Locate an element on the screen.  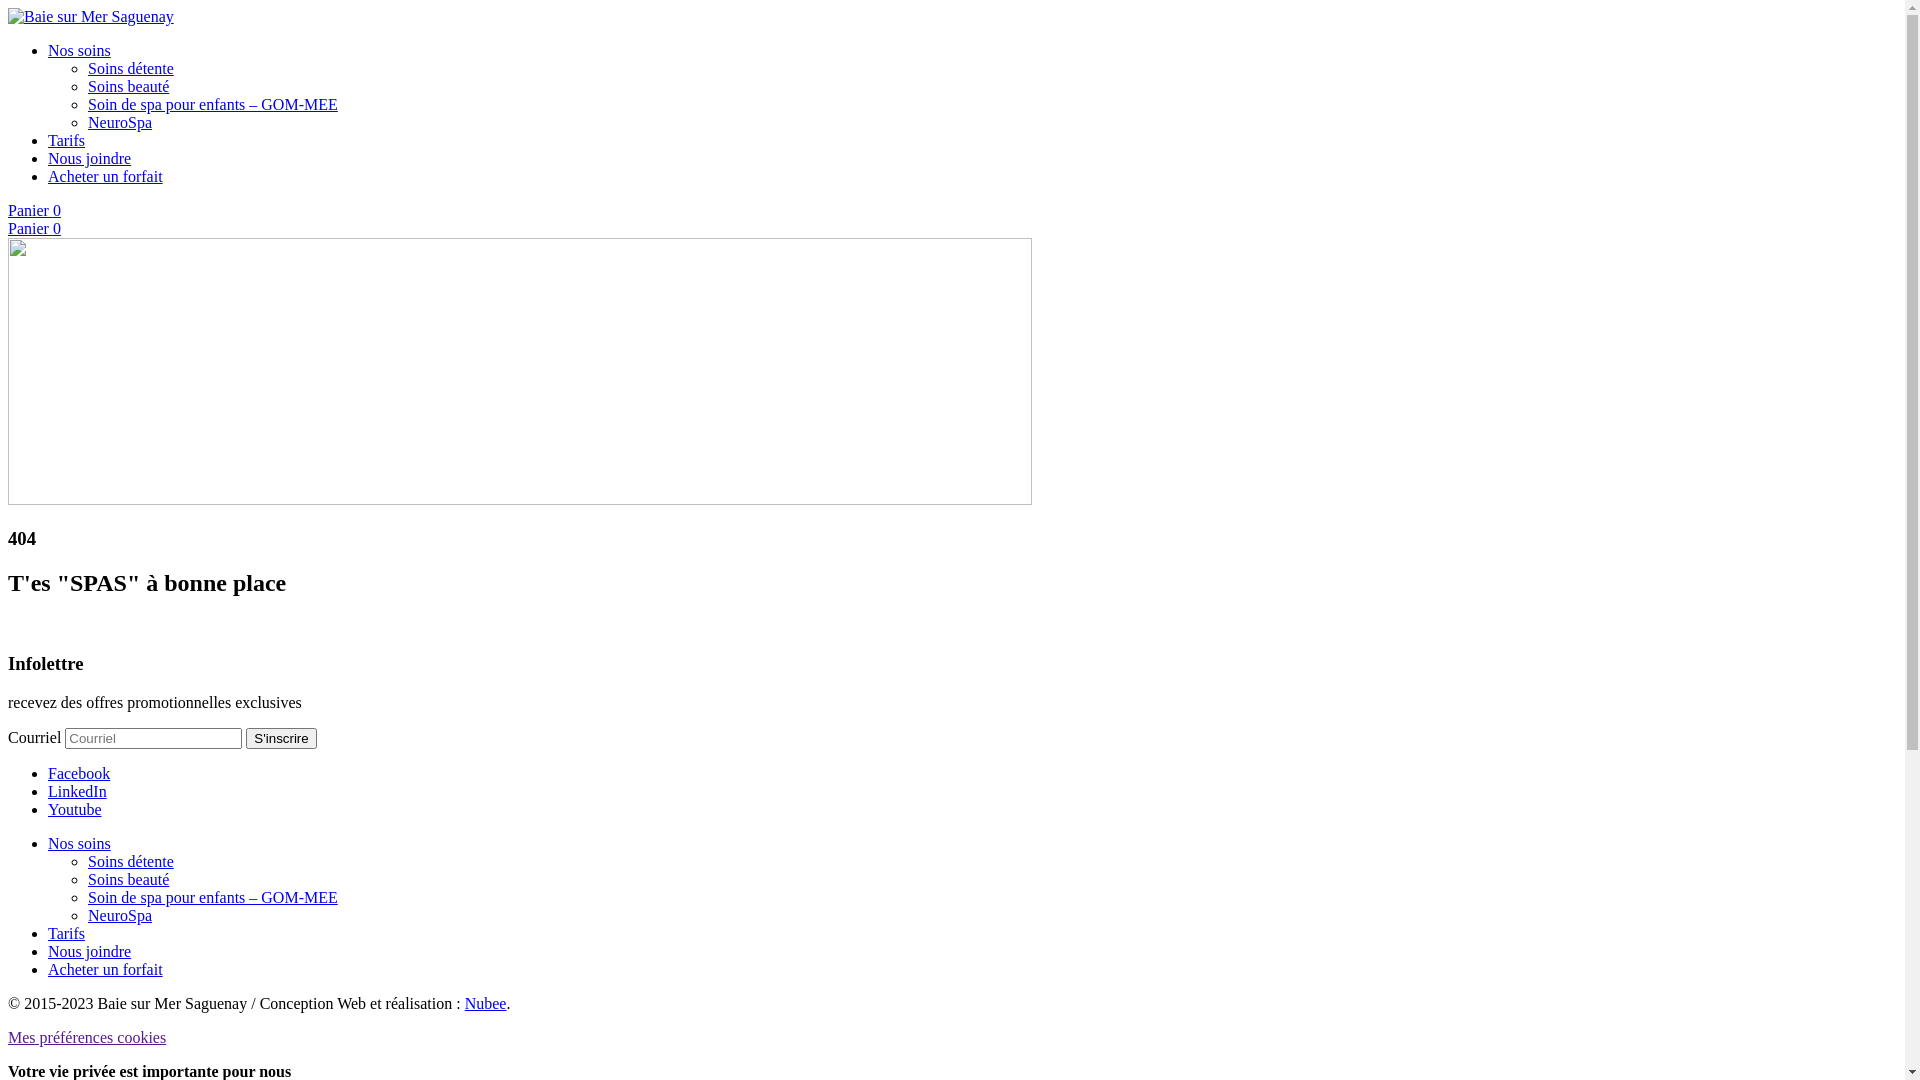
'Panier 0' is located at coordinates (34, 210).